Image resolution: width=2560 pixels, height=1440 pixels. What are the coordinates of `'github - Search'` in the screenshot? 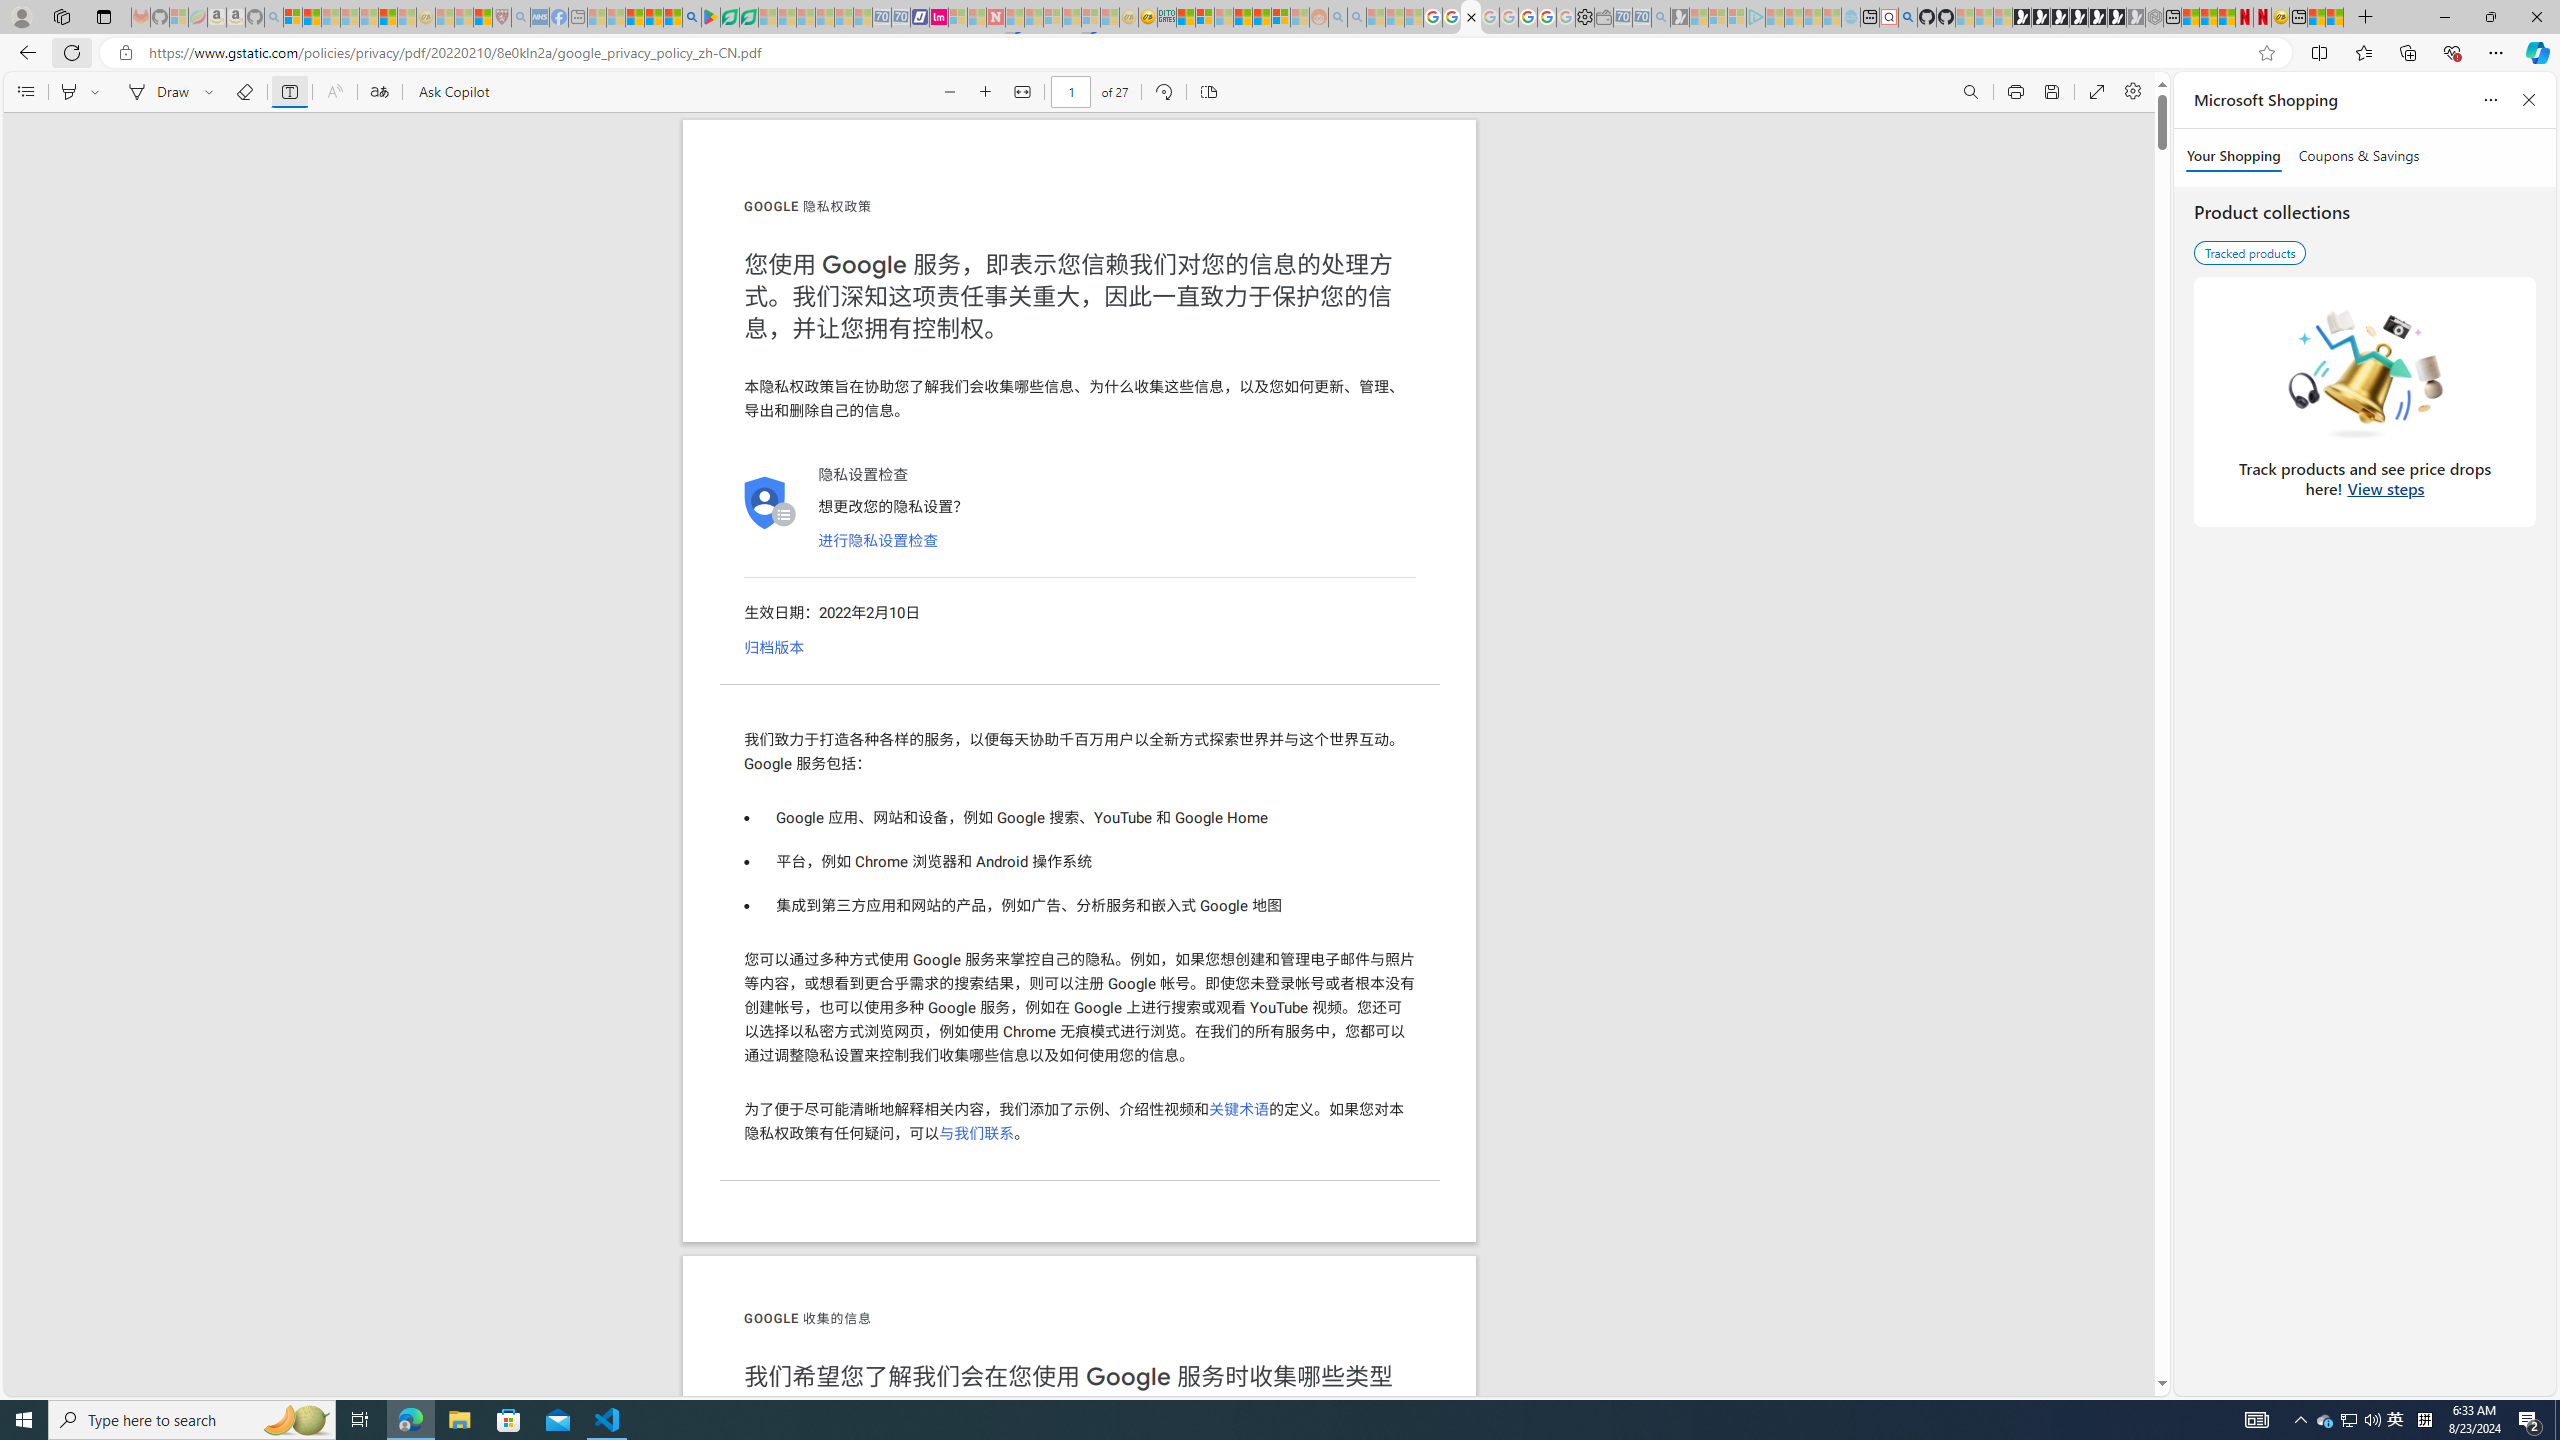 It's located at (1907, 16).